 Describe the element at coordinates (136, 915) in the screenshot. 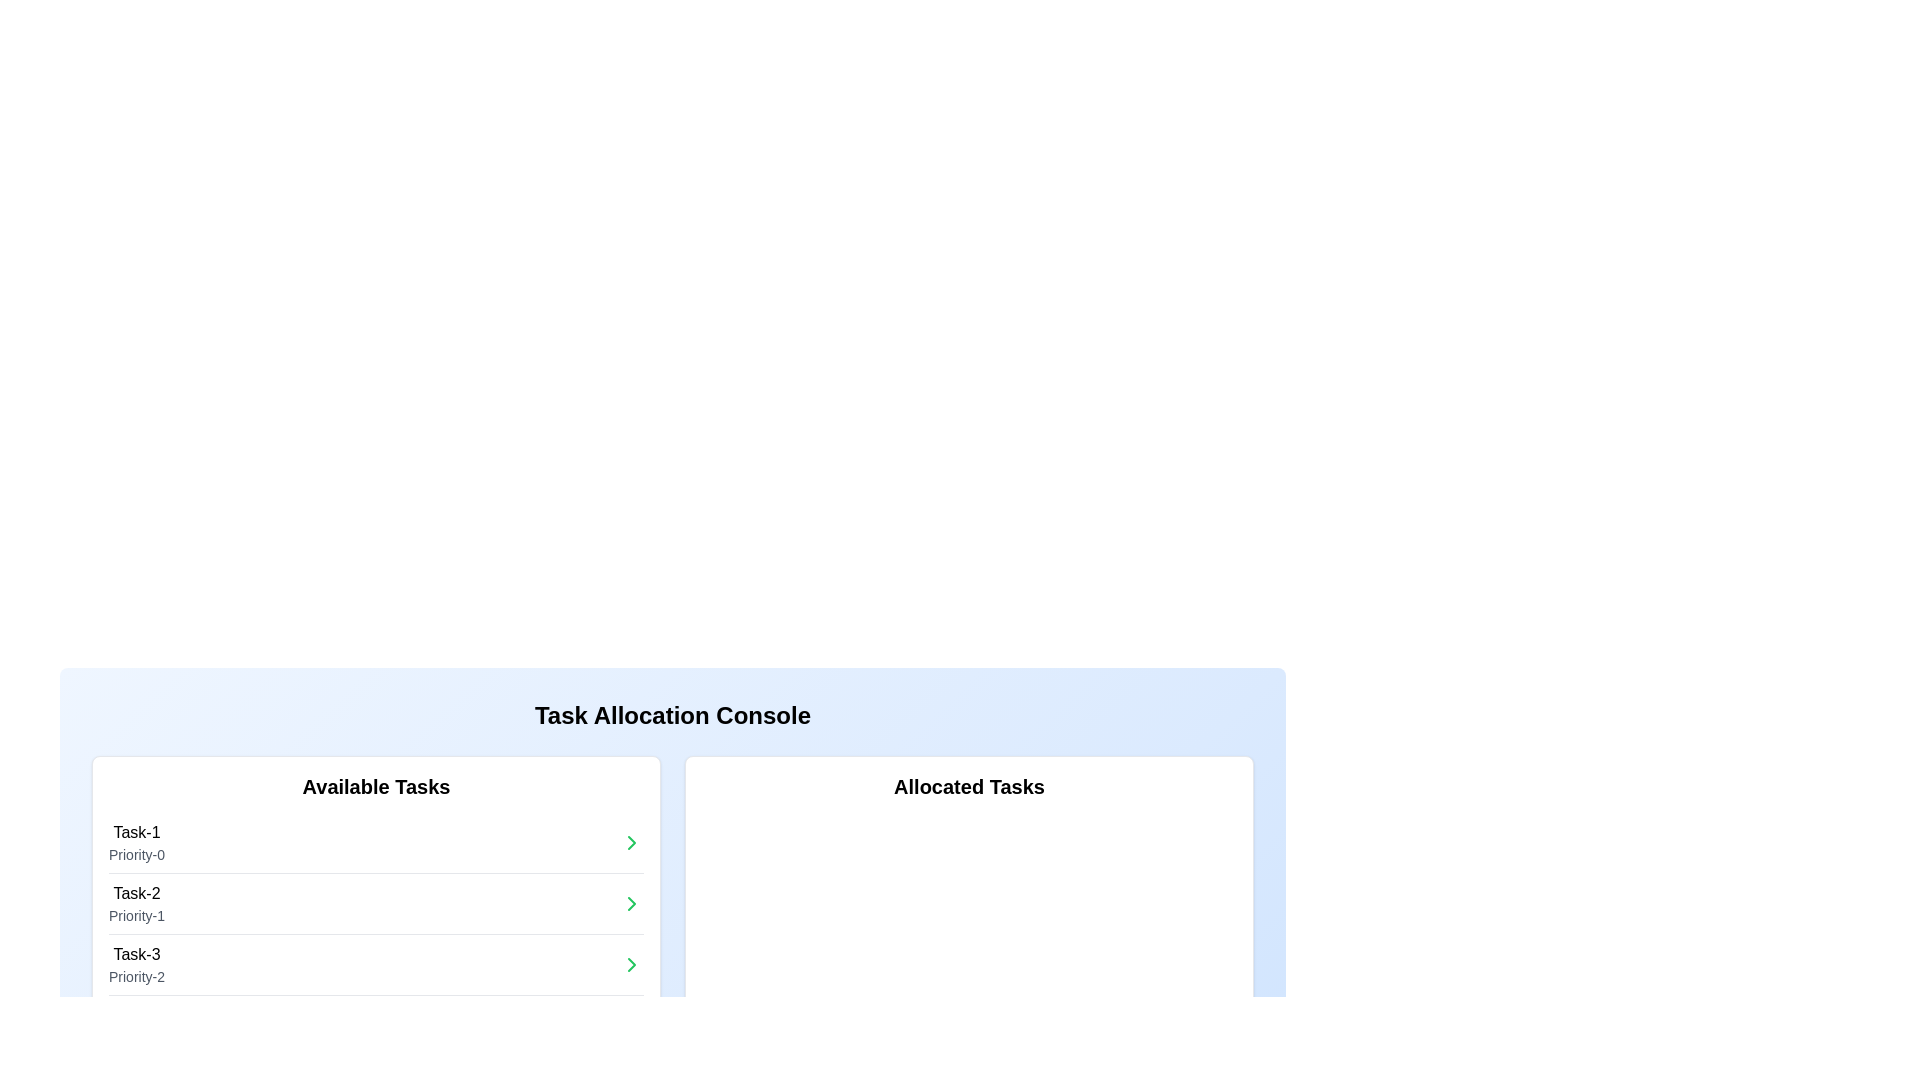

I see `the informational text label indicating the priority level (Priority-1) of the task labeled 'Task-2' located in the 'Available Tasks' section` at that location.